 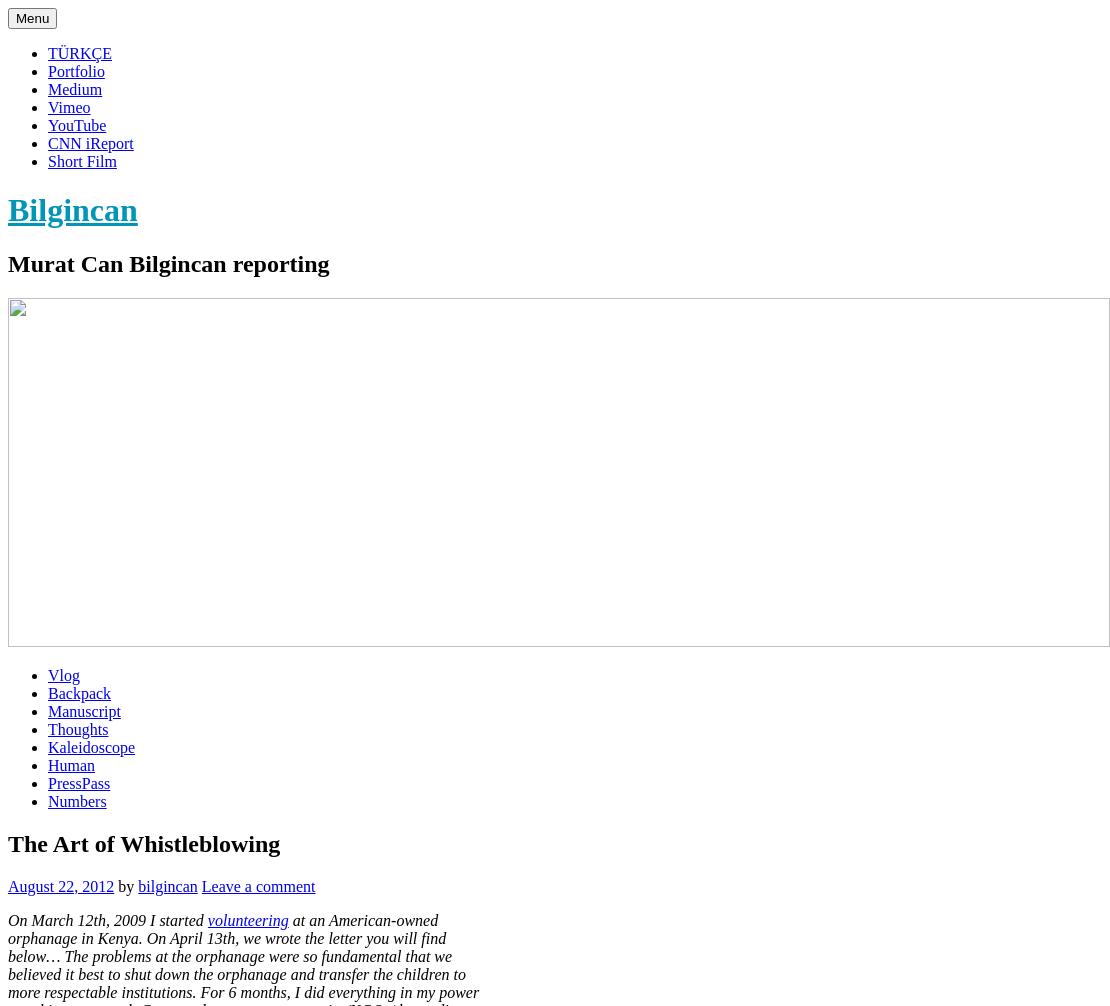 What do you see at coordinates (83, 710) in the screenshot?
I see `'Manuscript'` at bounding box center [83, 710].